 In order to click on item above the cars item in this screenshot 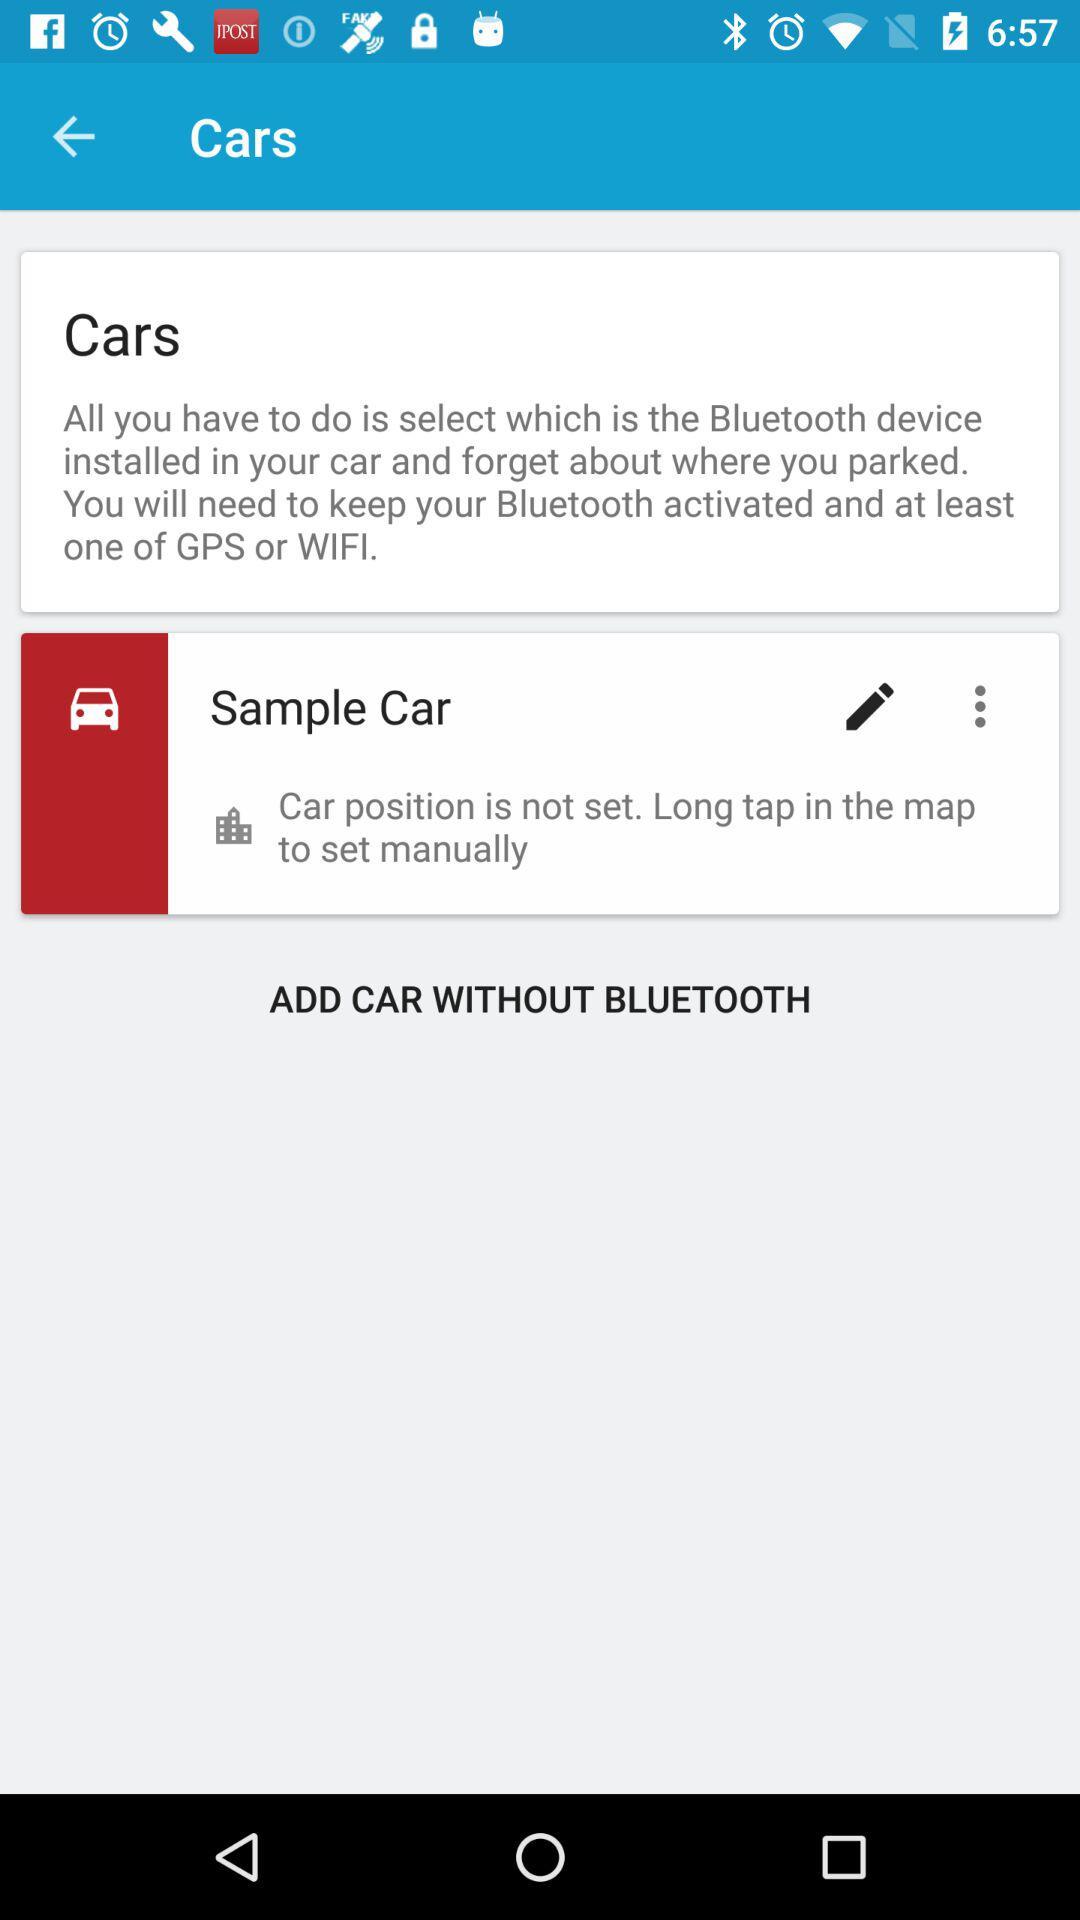, I will do `click(72, 135)`.